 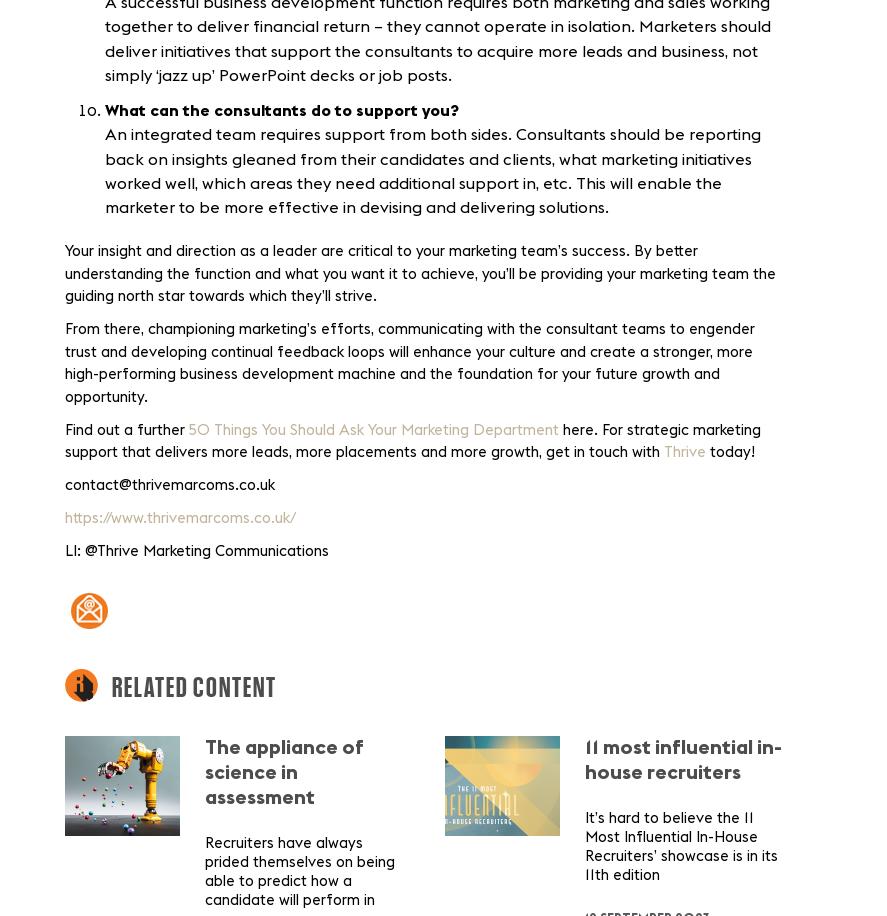 What do you see at coordinates (179, 516) in the screenshot?
I see `'https://www.thrivemarcoms.co.uk/'` at bounding box center [179, 516].